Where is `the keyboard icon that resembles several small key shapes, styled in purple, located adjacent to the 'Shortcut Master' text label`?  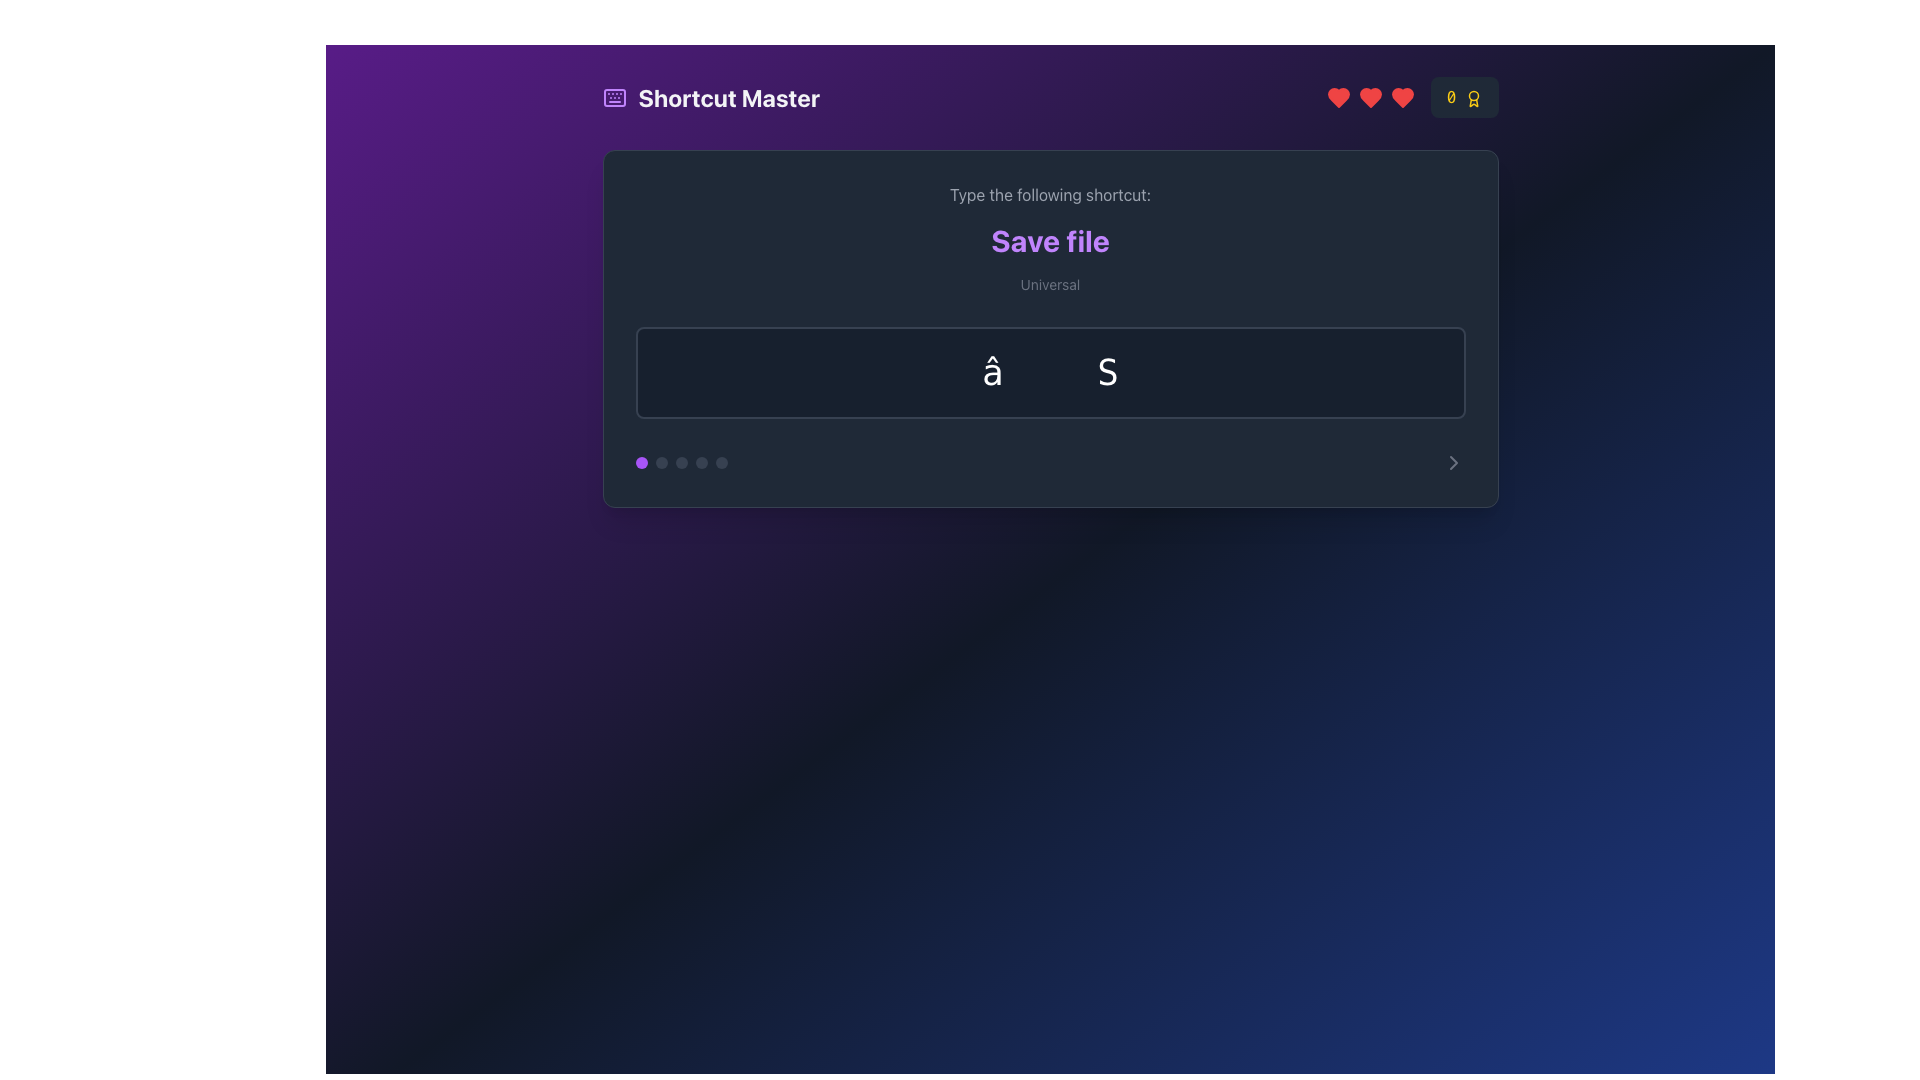
the keyboard icon that resembles several small key shapes, styled in purple, located adjacent to the 'Shortcut Master' text label is located at coordinates (613, 97).